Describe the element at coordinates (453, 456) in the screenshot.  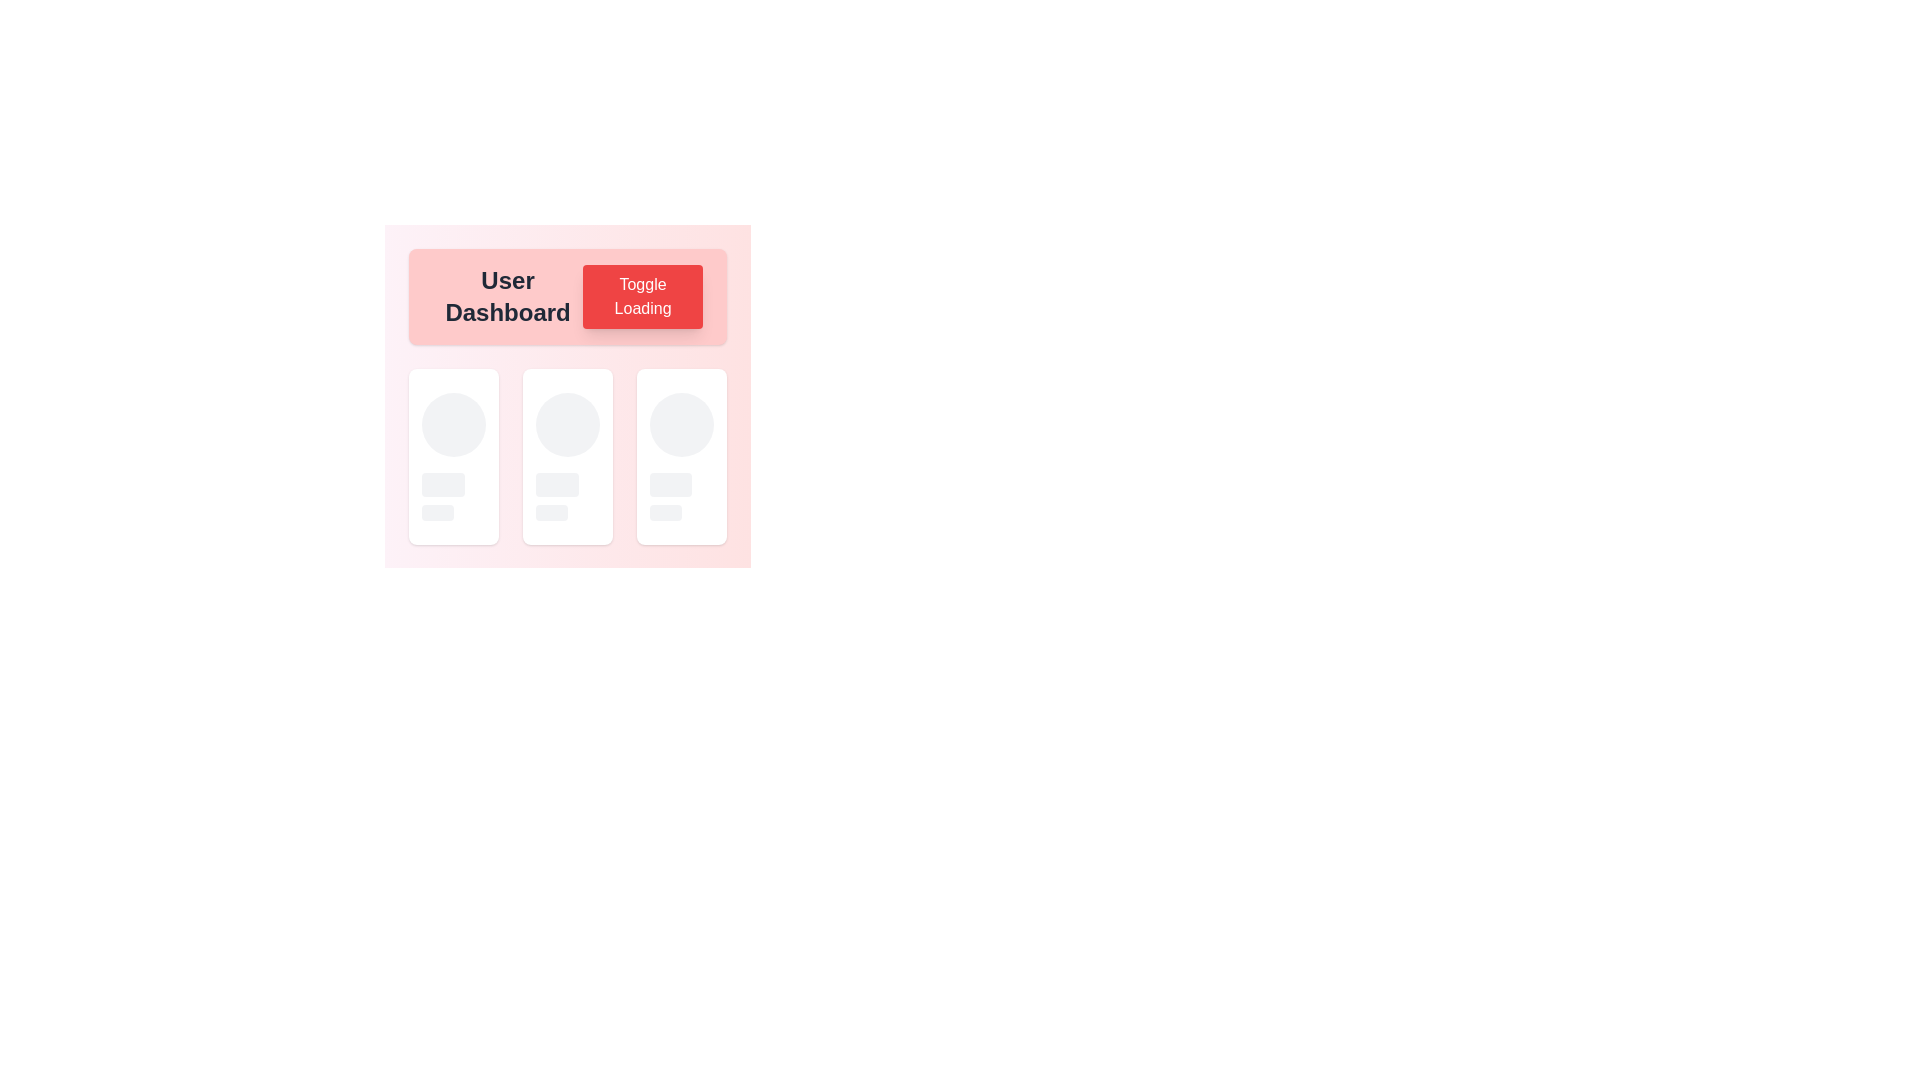
I see `the Placeholder Card, which is a white, rounded rectangular card with a circular placeholder at the top and two smaller rectangular placeholders stacked vertically, located in the leftmost position of a grid layout` at that location.